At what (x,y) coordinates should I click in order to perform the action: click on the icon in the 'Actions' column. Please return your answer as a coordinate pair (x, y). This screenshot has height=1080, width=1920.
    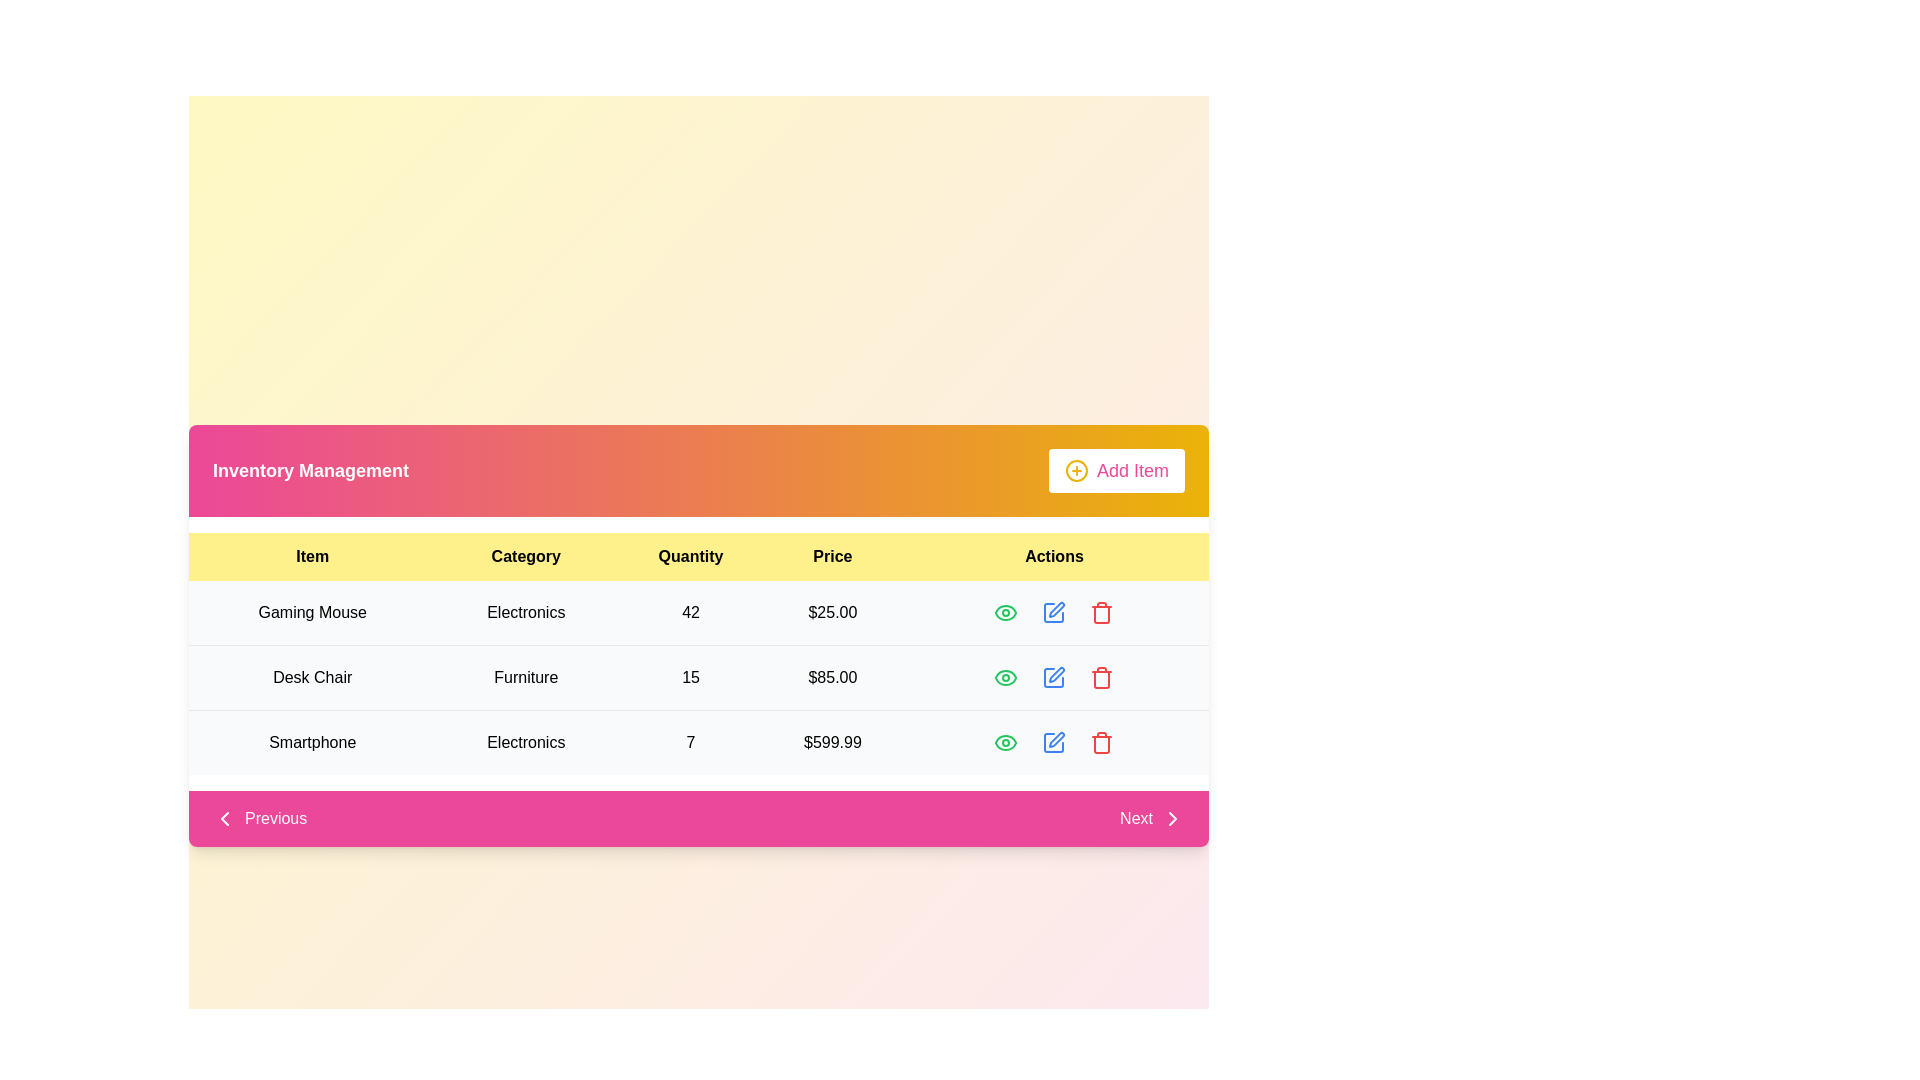
    Looking at the image, I should click on (1006, 743).